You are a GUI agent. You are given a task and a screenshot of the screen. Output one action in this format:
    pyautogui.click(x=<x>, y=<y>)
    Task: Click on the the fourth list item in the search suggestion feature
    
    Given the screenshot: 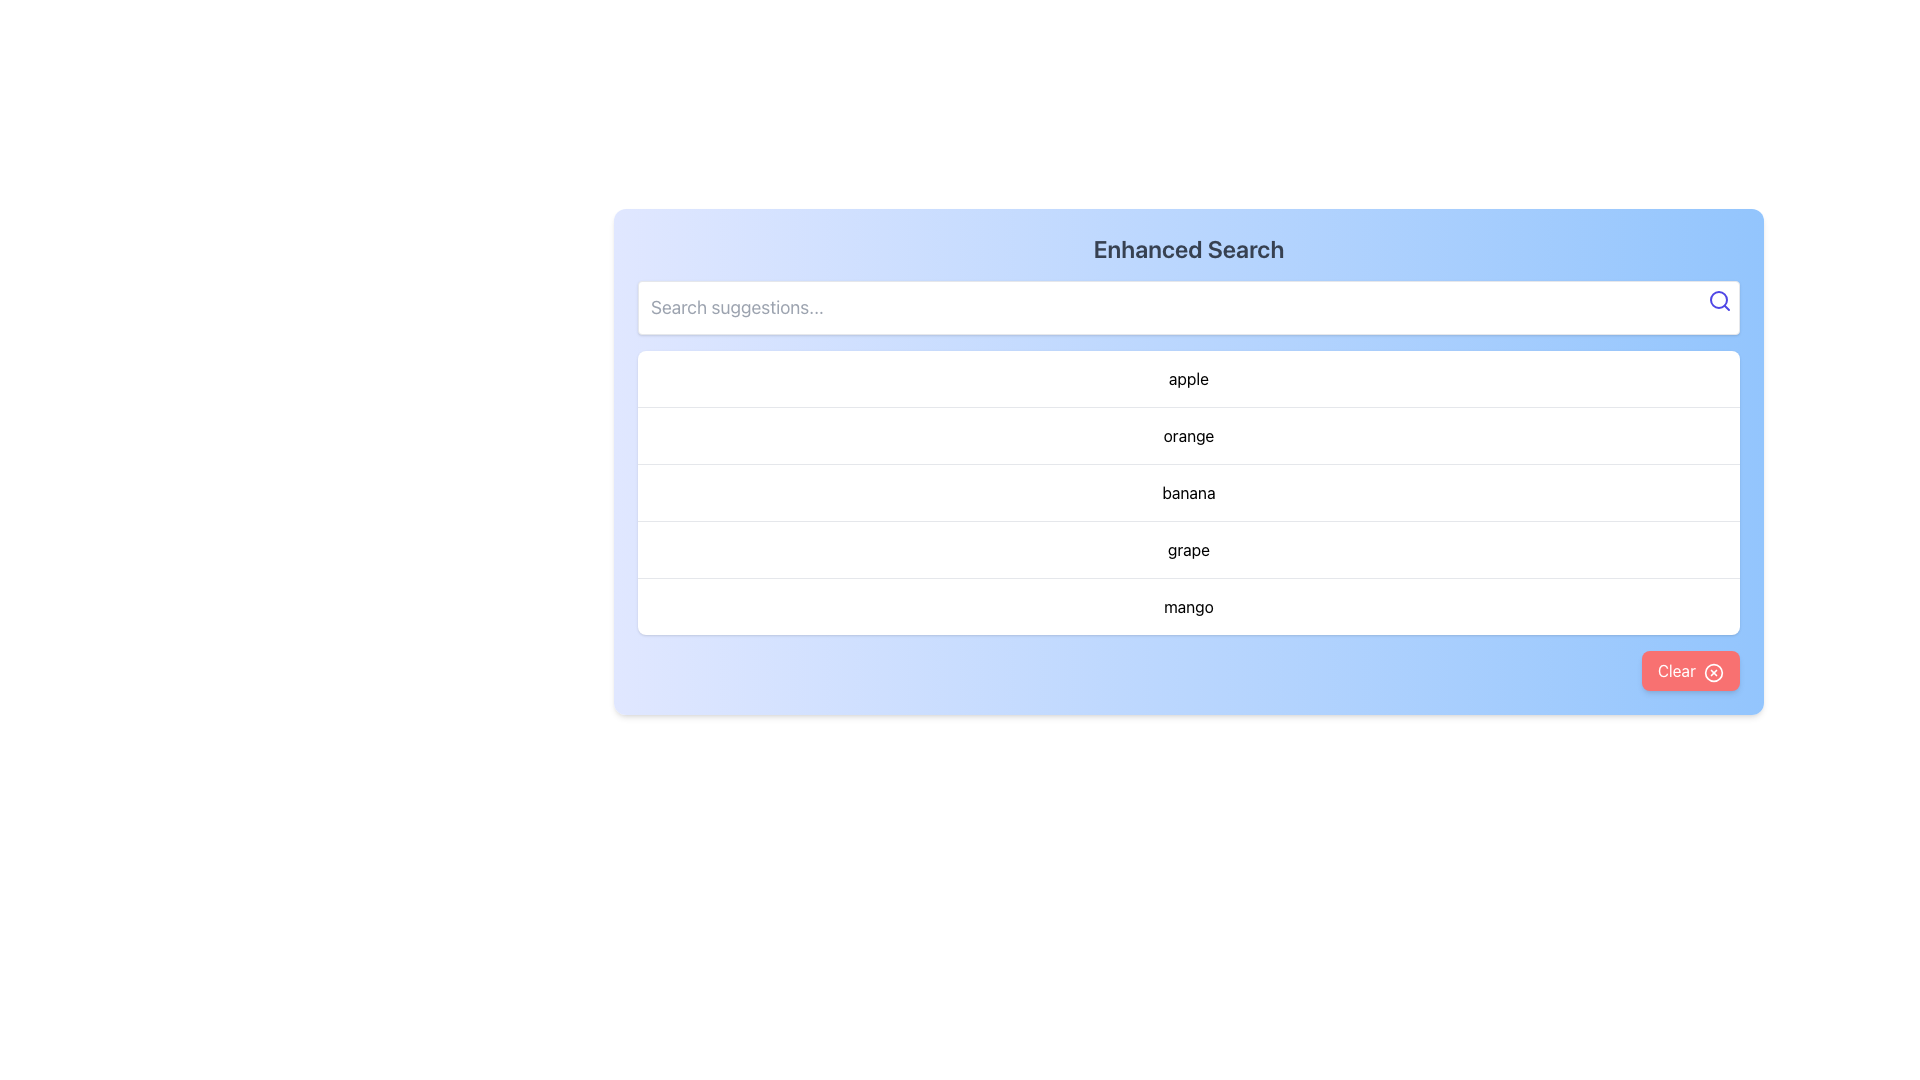 What is the action you would take?
    pyautogui.click(x=1189, y=548)
    